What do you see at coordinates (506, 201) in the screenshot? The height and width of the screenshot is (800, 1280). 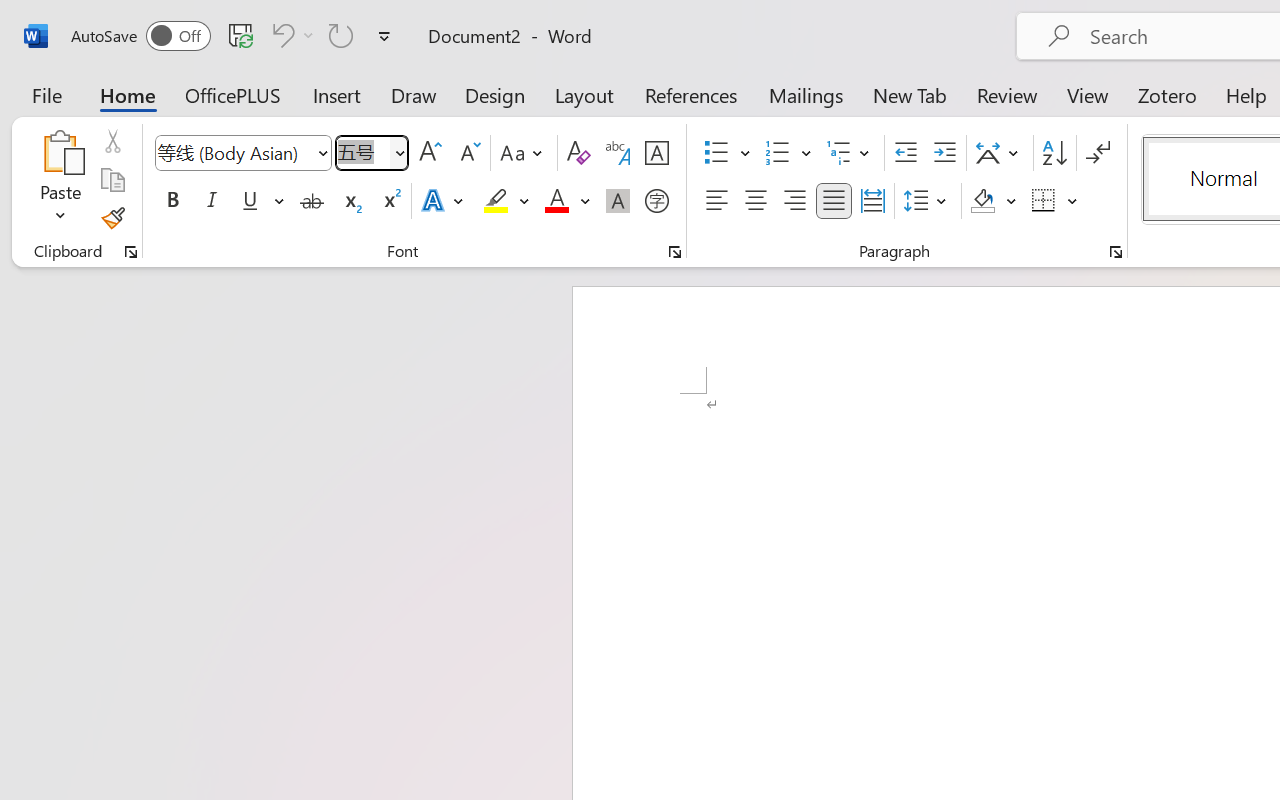 I see `'Text Highlight Color'` at bounding box center [506, 201].